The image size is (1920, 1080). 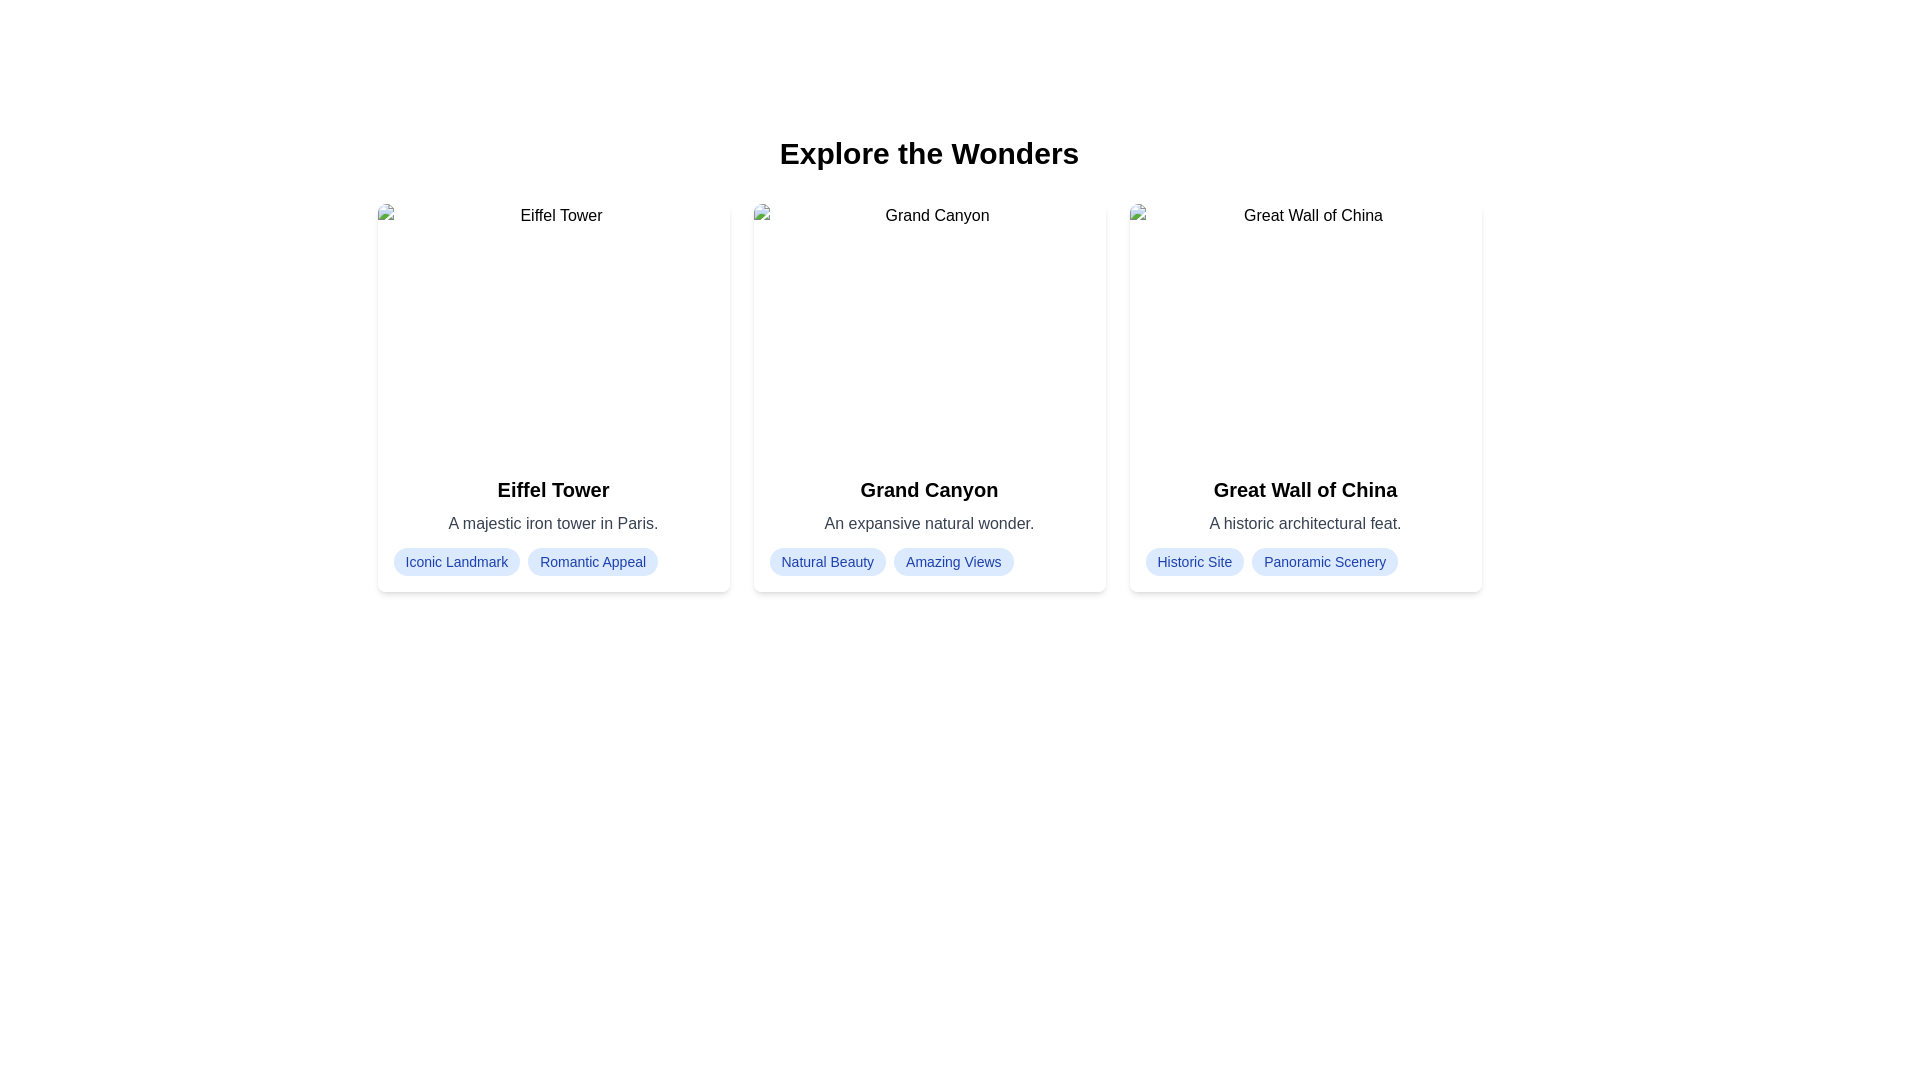 I want to click on the interactive bookmark button located at the bottom-right corner of the 'Grand Canyon' section, so click(x=1068, y=555).